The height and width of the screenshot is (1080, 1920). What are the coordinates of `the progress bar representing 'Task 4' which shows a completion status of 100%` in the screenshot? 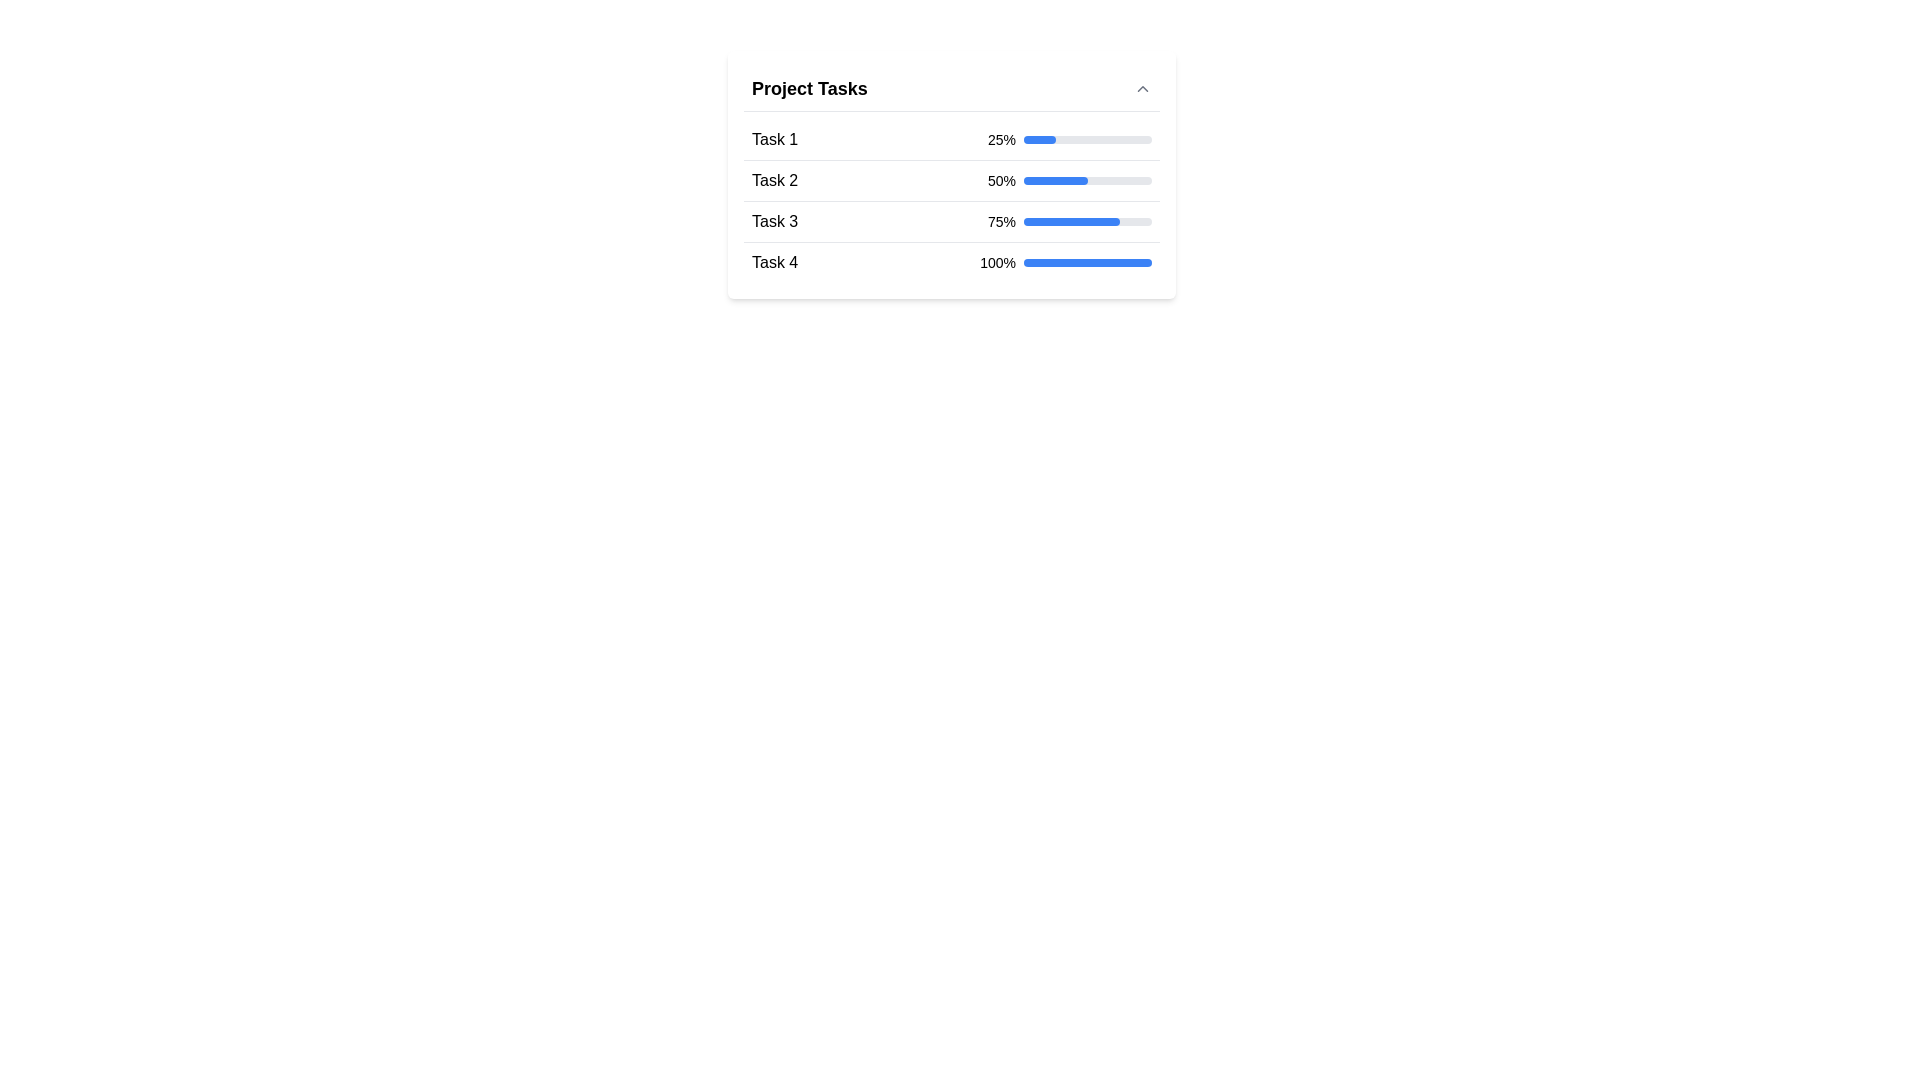 It's located at (1087, 261).